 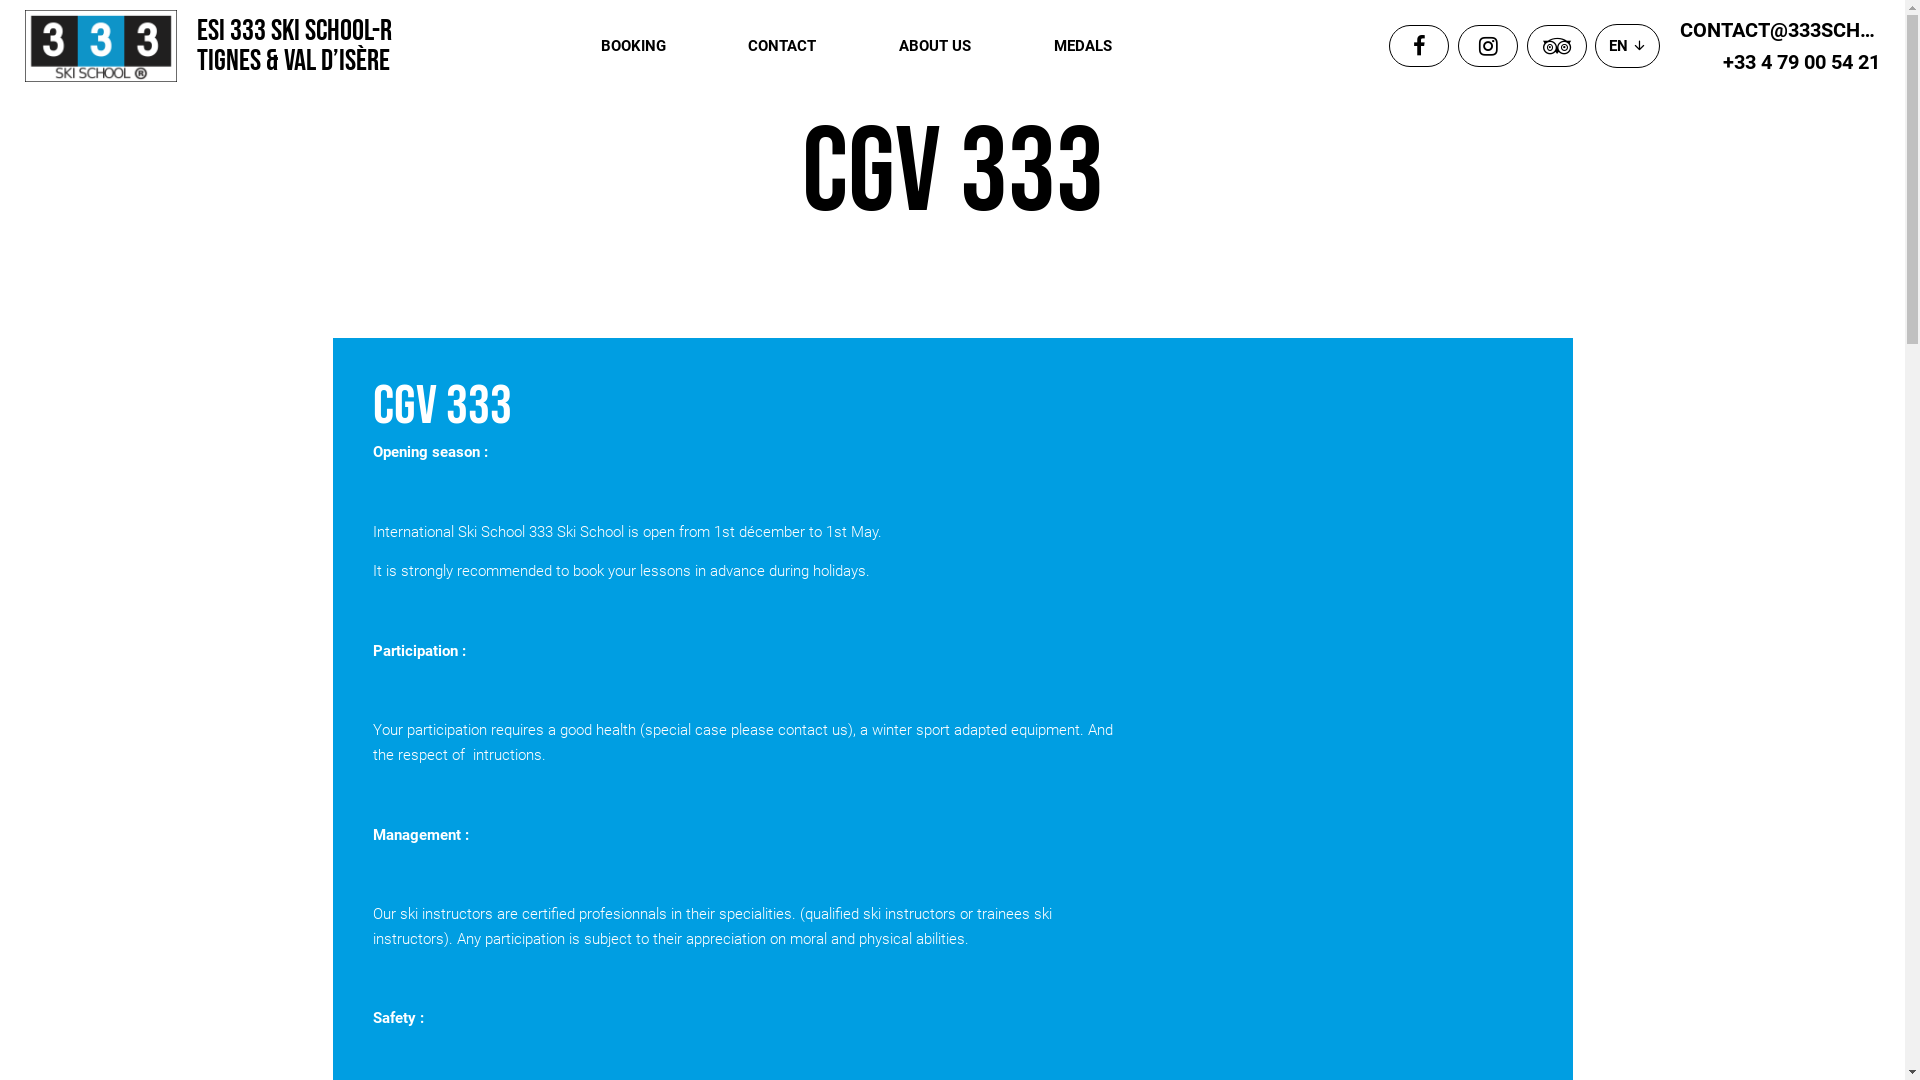 What do you see at coordinates (1053, 45) in the screenshot?
I see `'MEDALS'` at bounding box center [1053, 45].